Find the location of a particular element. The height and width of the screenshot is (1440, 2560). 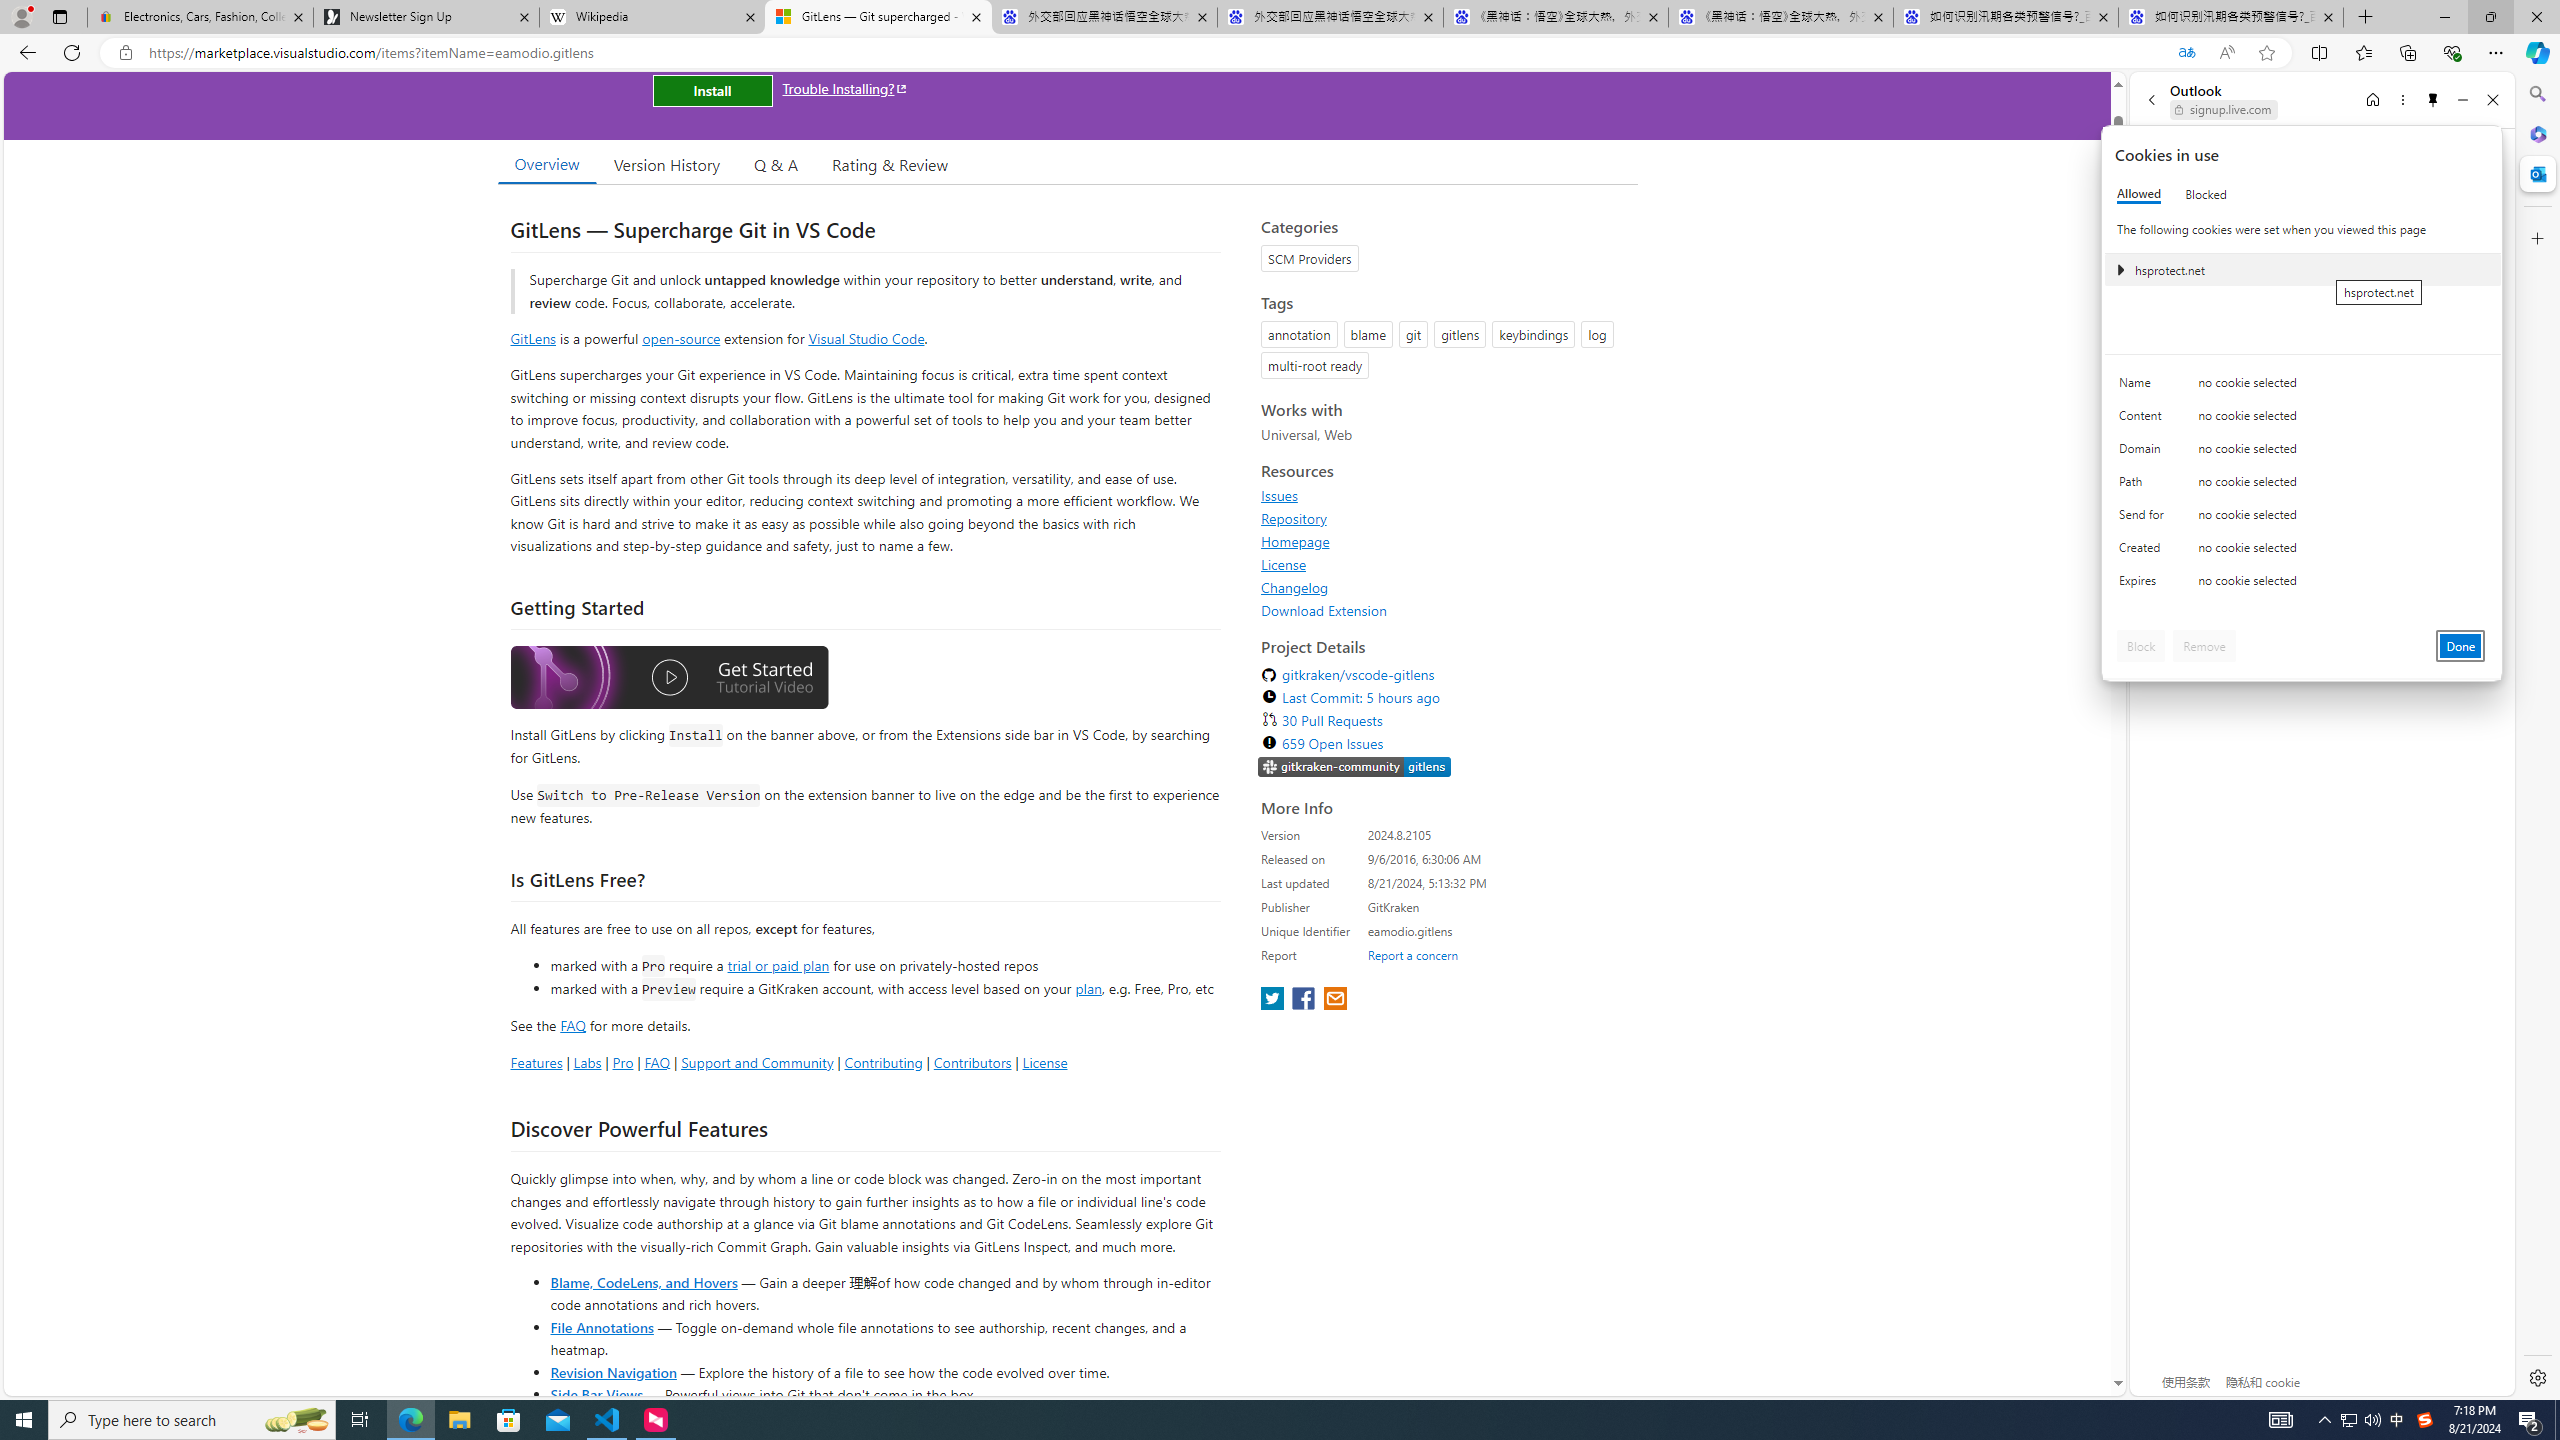

'Allowed' is located at coordinates (2137, 194).